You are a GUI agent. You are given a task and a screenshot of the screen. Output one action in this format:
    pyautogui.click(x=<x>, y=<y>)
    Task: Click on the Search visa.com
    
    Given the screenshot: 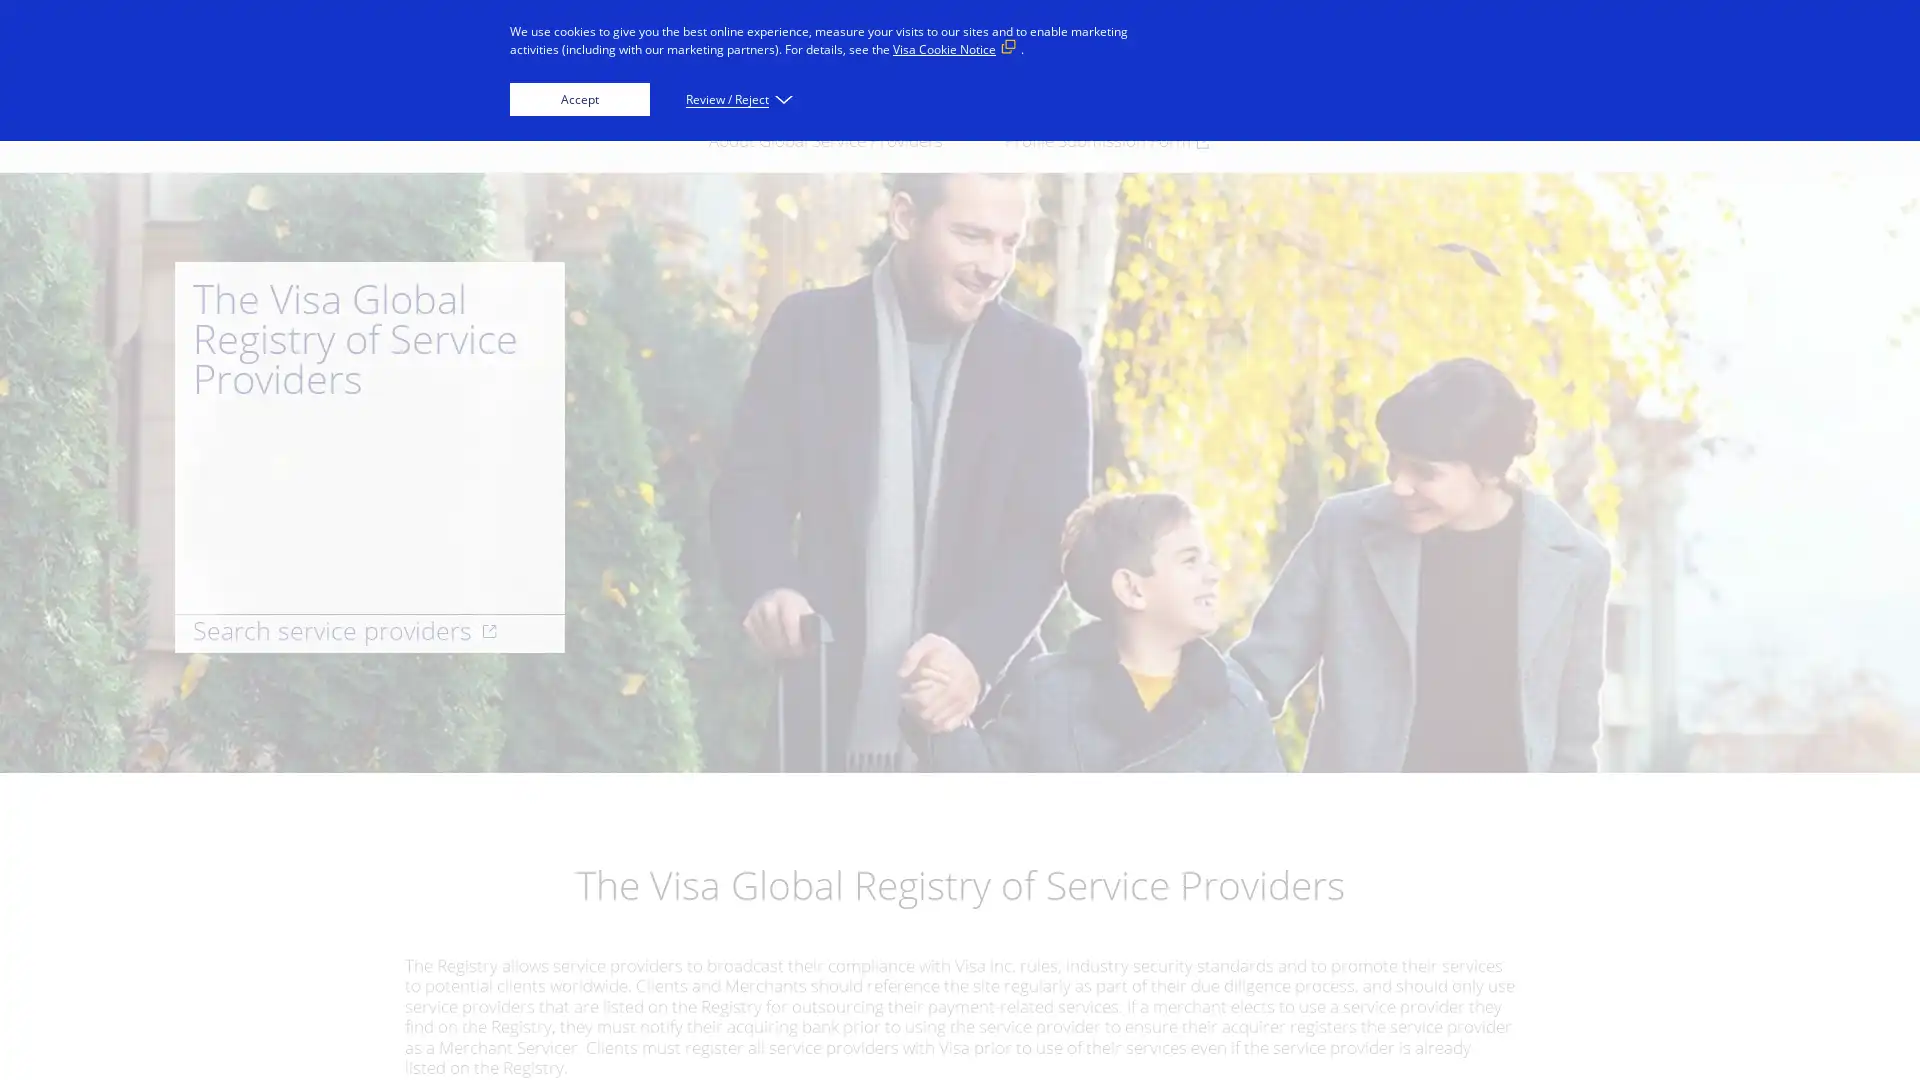 What is the action you would take?
    pyautogui.click(x=1871, y=53)
    